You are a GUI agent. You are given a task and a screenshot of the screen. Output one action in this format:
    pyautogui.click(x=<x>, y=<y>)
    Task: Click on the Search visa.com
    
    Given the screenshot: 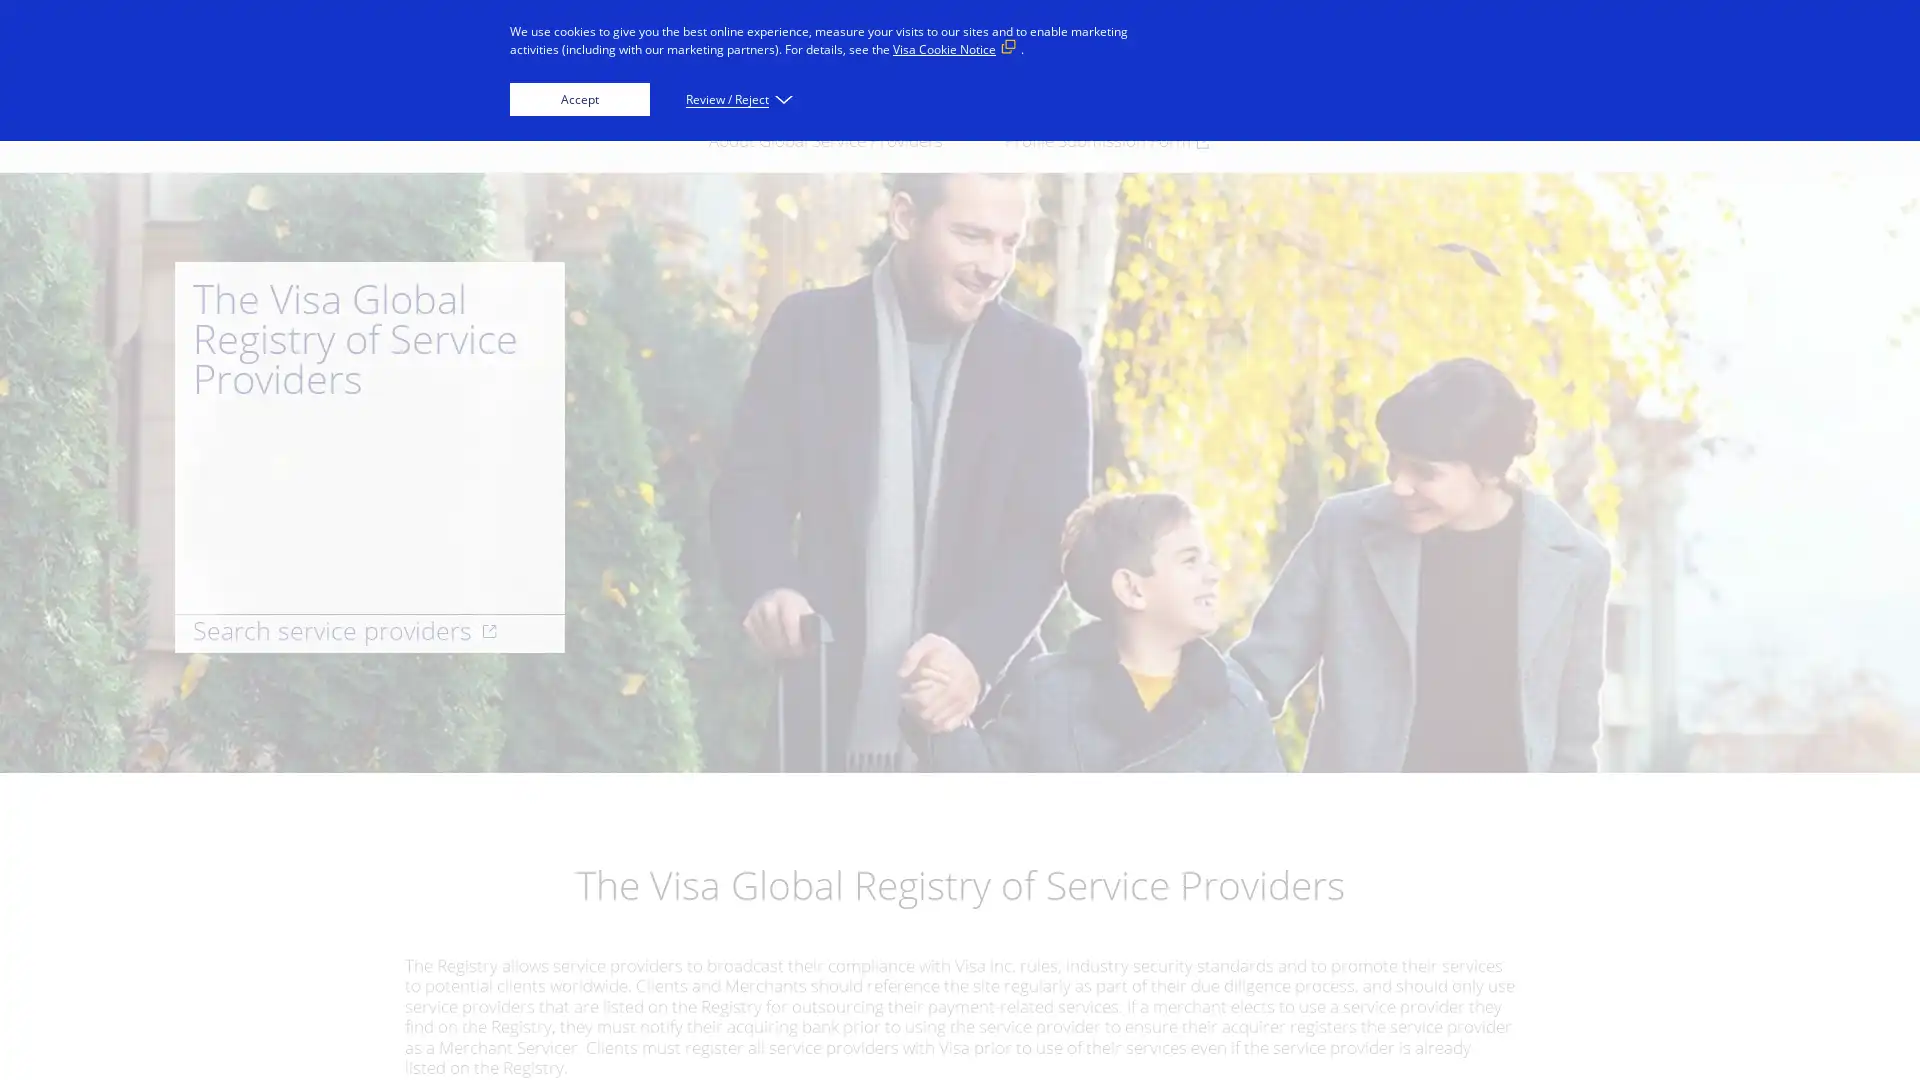 What is the action you would take?
    pyautogui.click(x=1871, y=53)
    